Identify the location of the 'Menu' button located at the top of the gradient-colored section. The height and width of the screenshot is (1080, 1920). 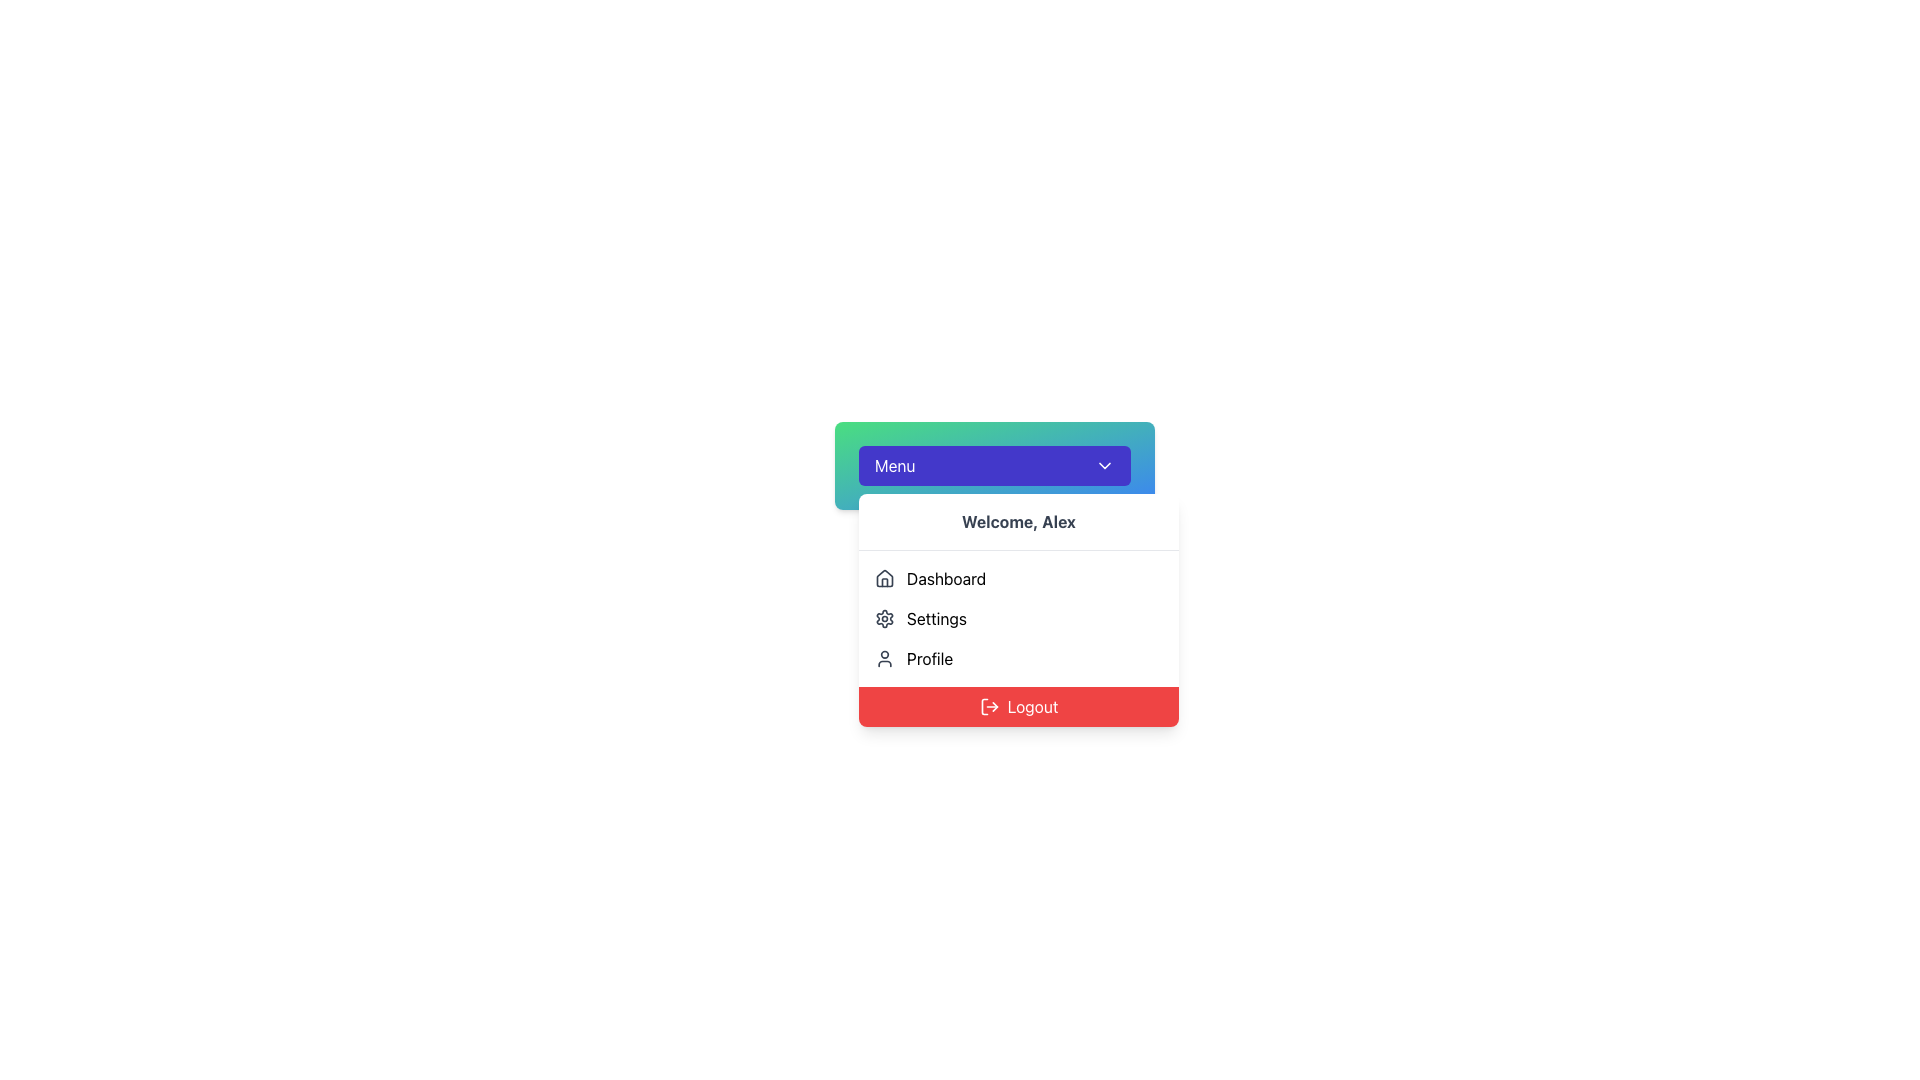
(994, 466).